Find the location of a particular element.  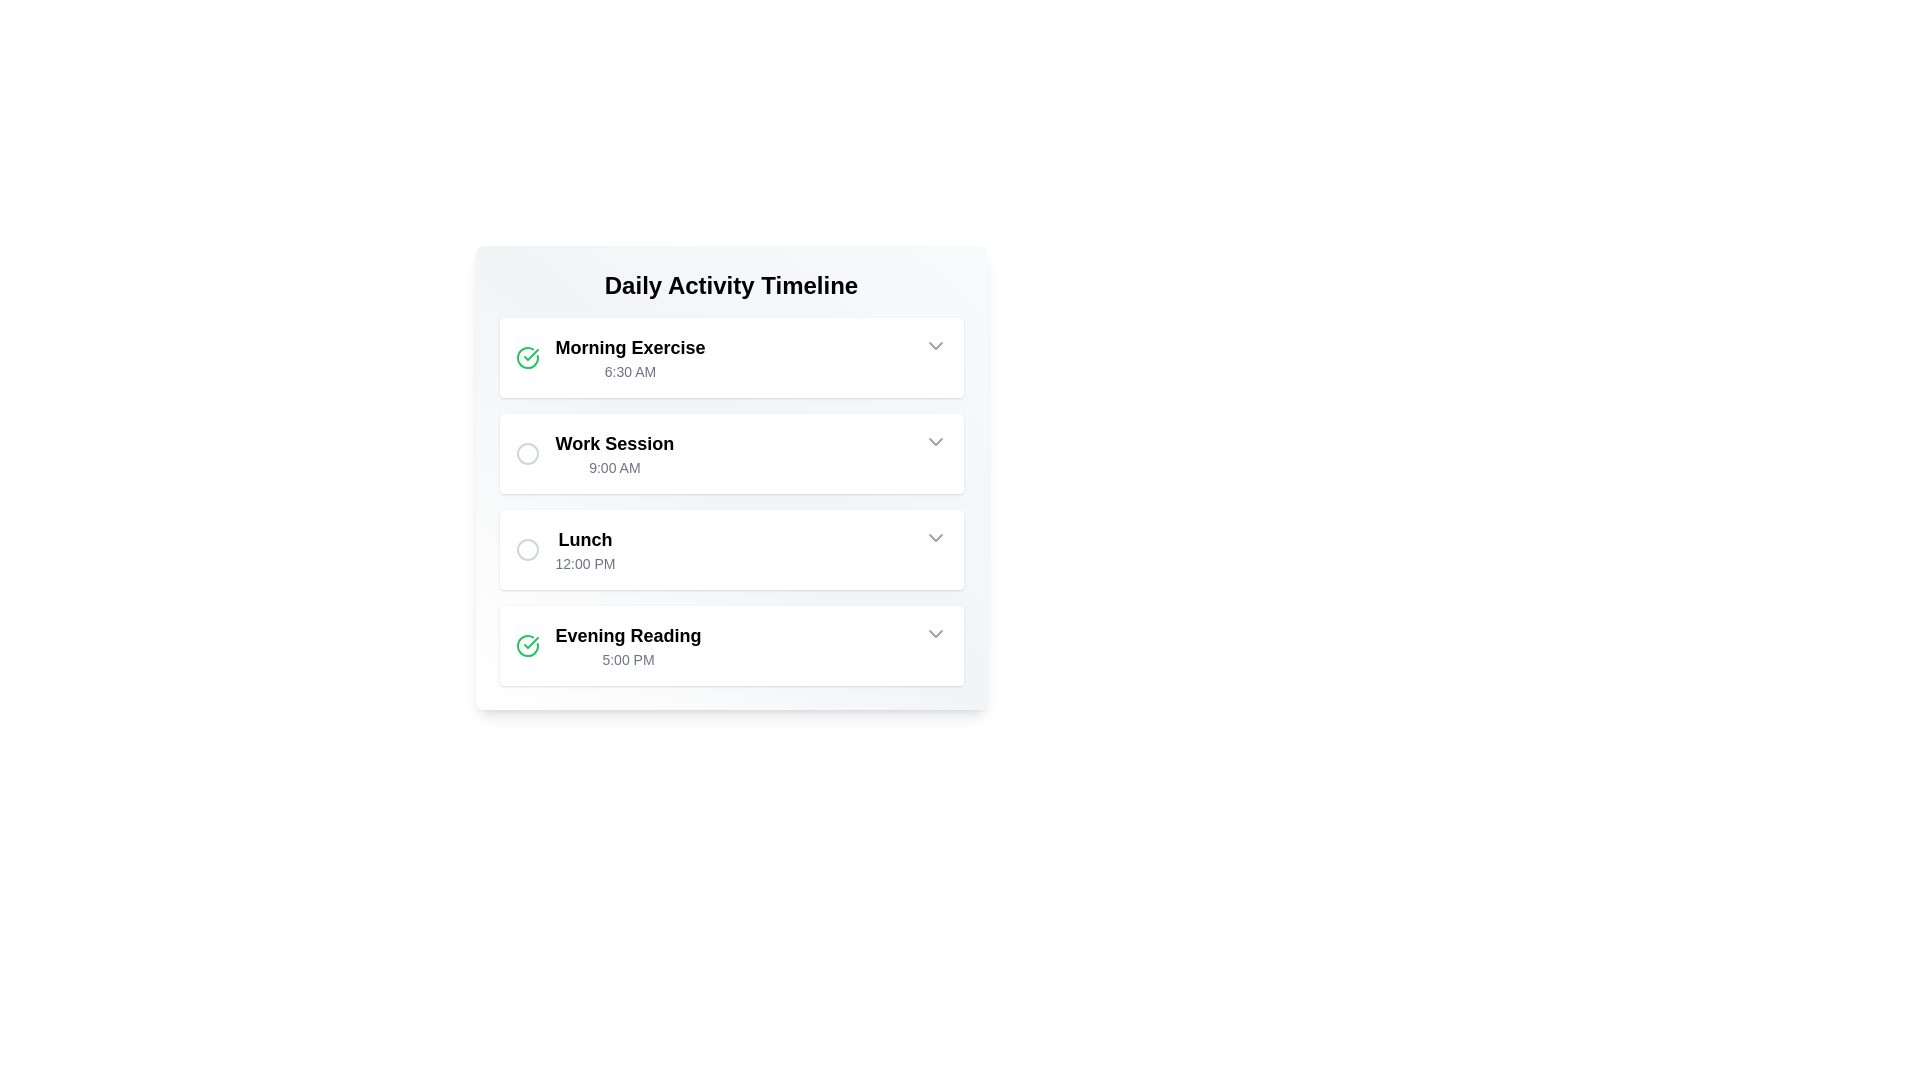

the green checkmark-shaped vector graphic indicating a completed status in the 'Evening Reading' task section, located within the circular icon at the bottom of the Daily Activity Timeline card is located at coordinates (531, 353).